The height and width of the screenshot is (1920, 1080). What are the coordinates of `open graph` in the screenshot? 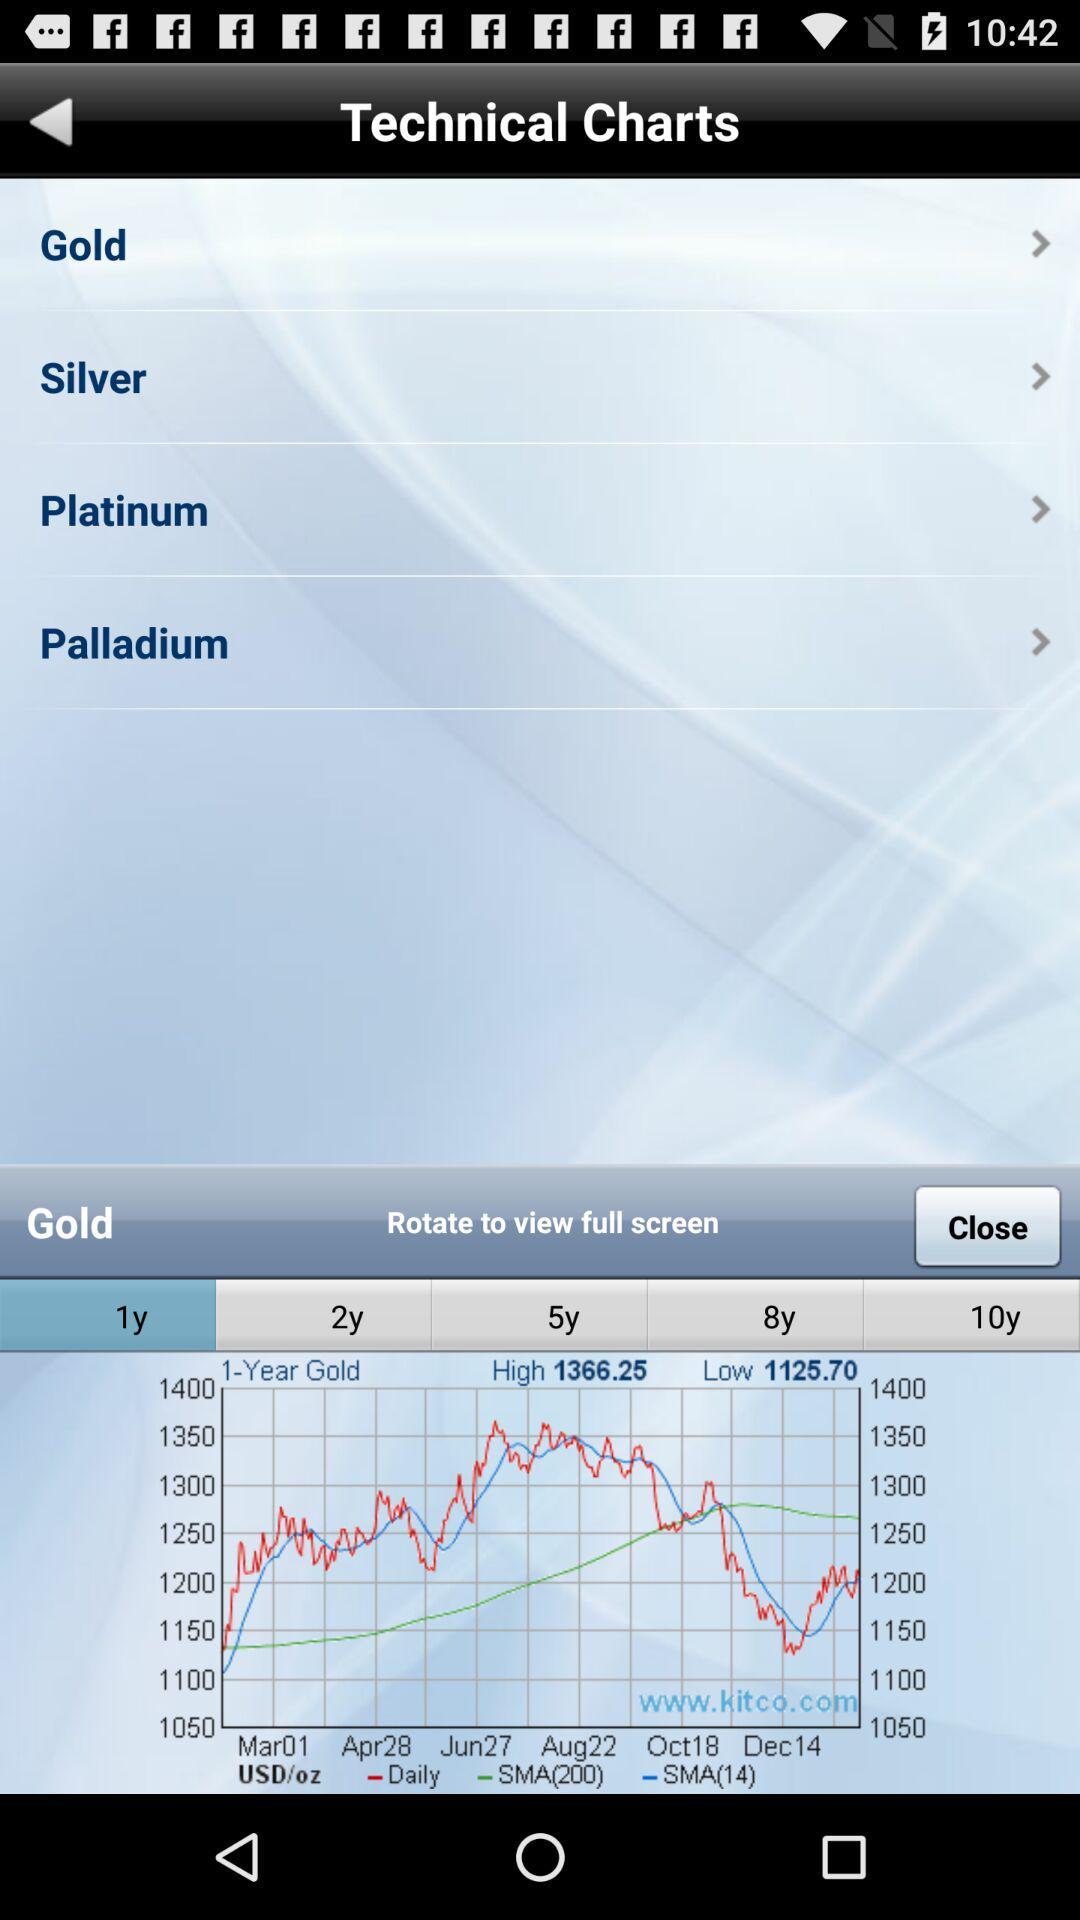 It's located at (540, 1727).